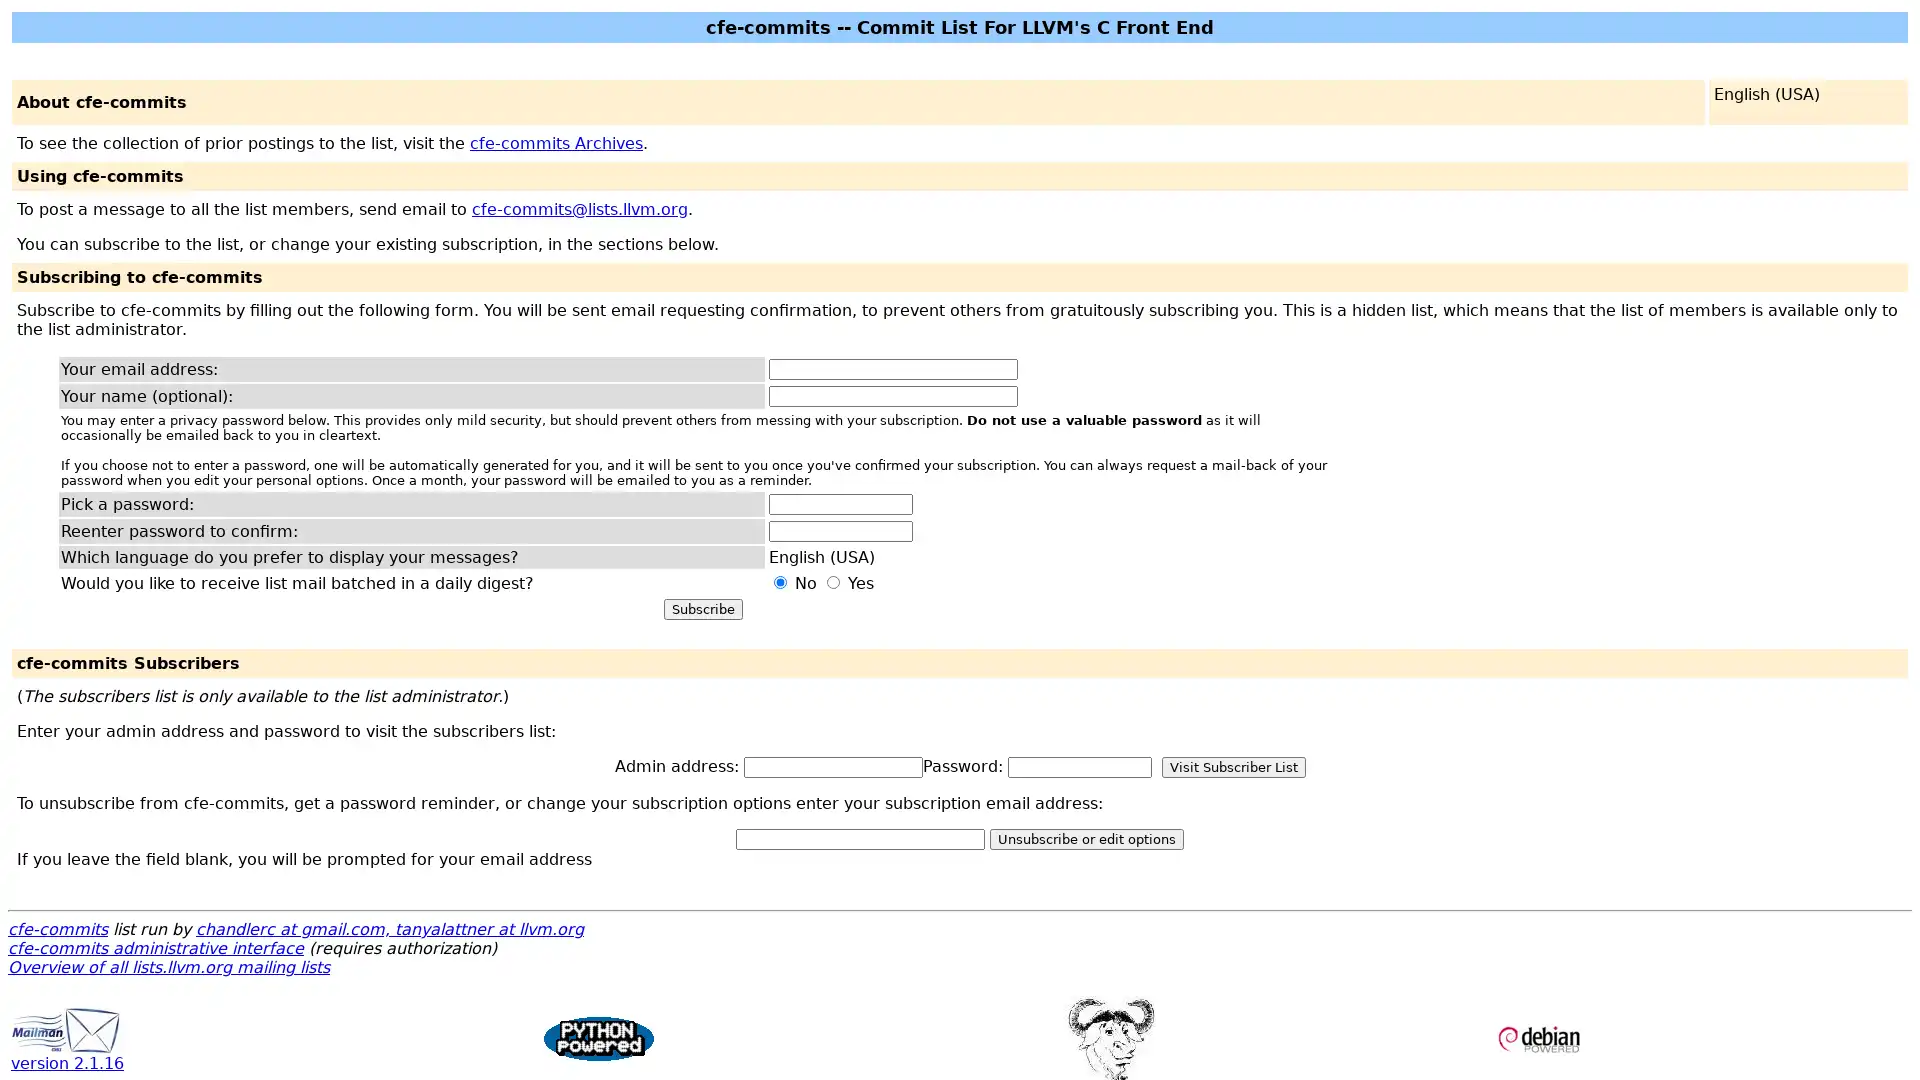 This screenshot has width=1920, height=1080. I want to click on Visit Subscriber List, so click(1232, 766).